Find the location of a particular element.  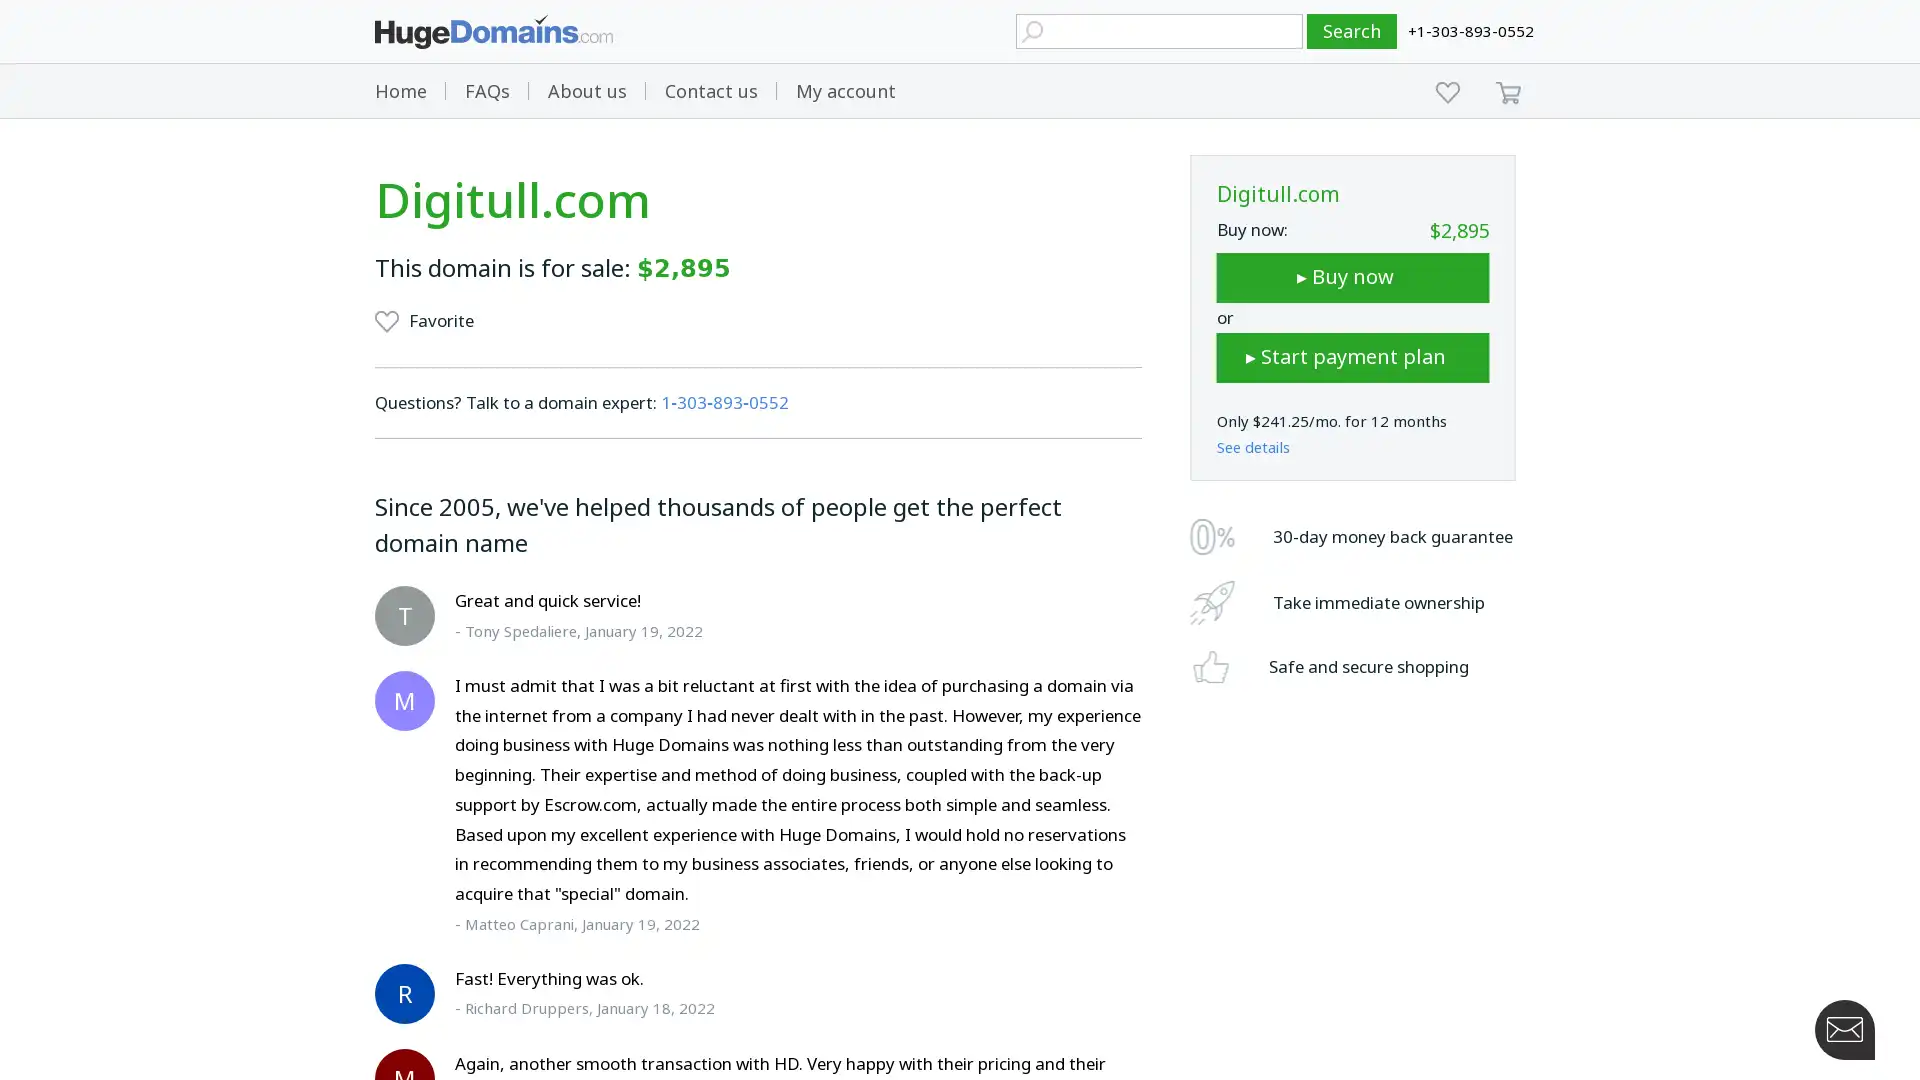

Search is located at coordinates (1352, 31).